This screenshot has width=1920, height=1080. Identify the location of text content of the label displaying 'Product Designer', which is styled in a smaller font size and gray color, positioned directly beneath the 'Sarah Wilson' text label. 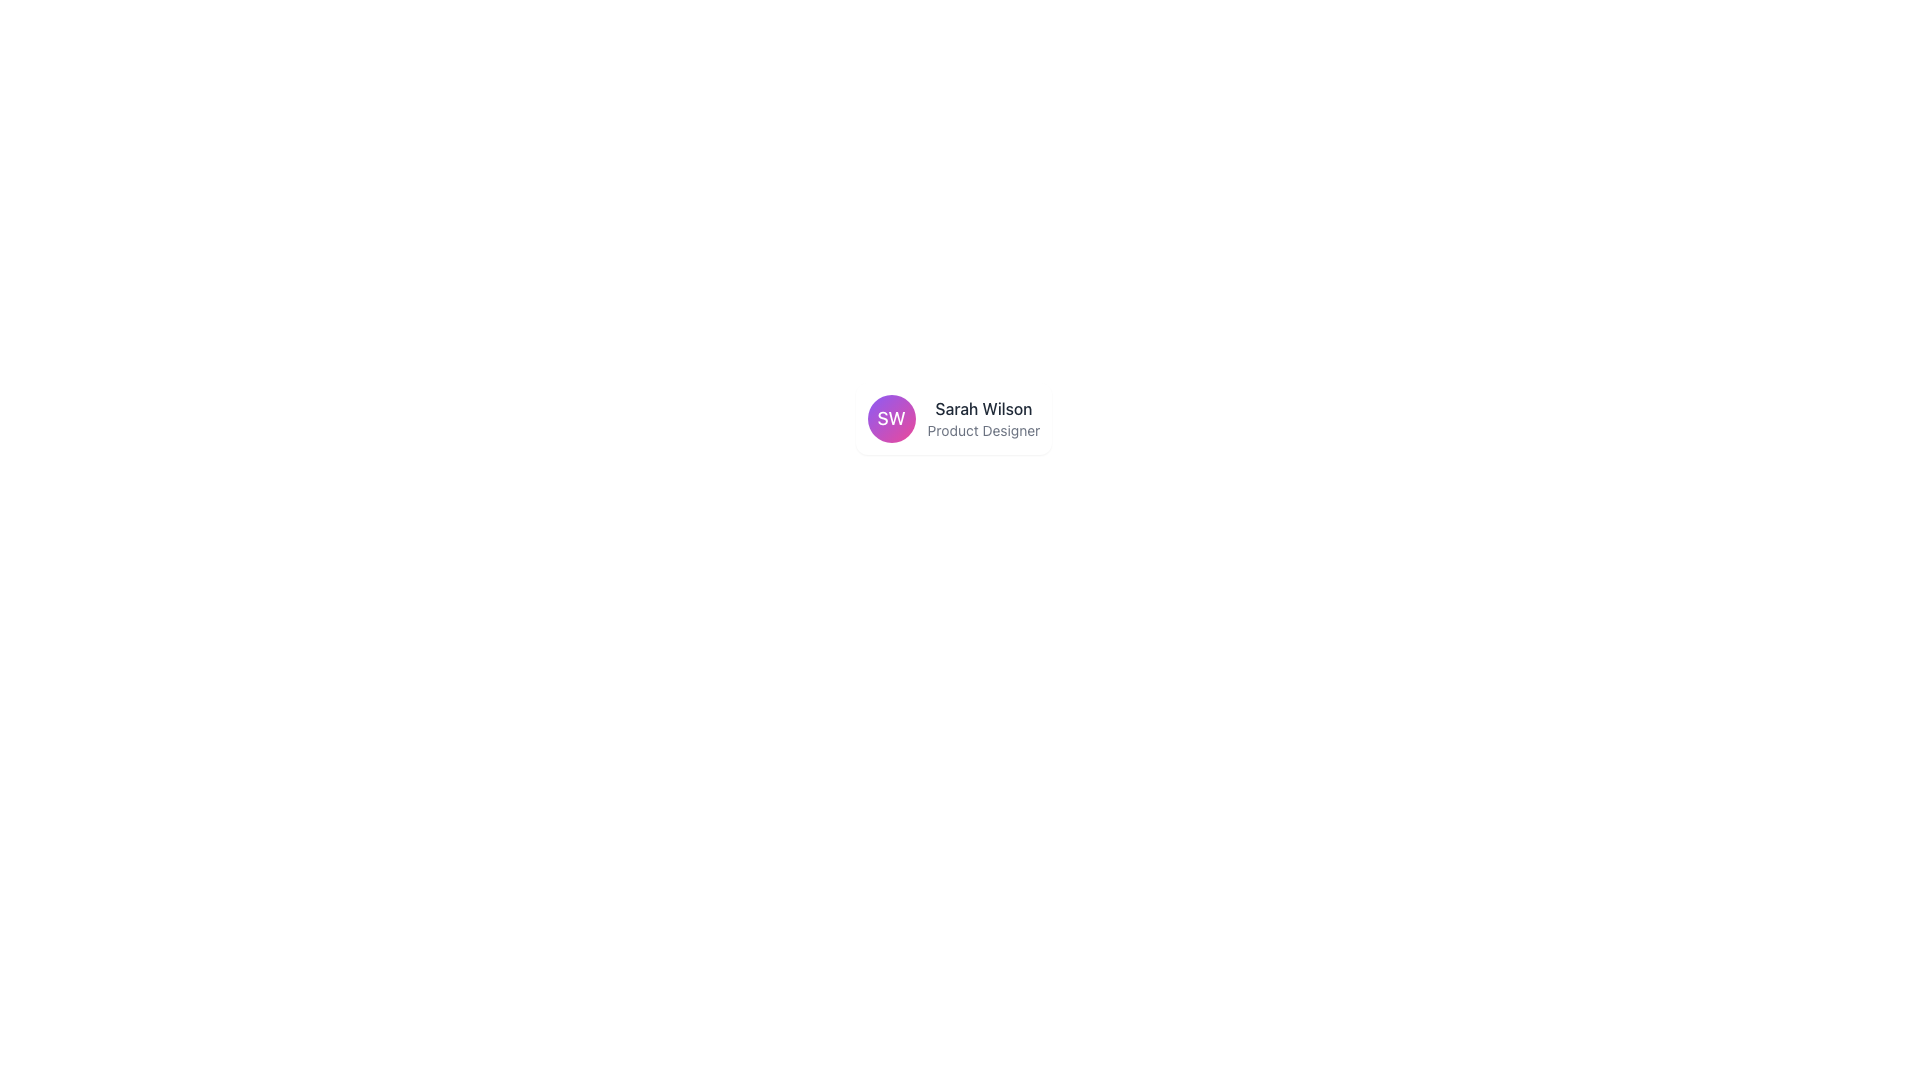
(983, 430).